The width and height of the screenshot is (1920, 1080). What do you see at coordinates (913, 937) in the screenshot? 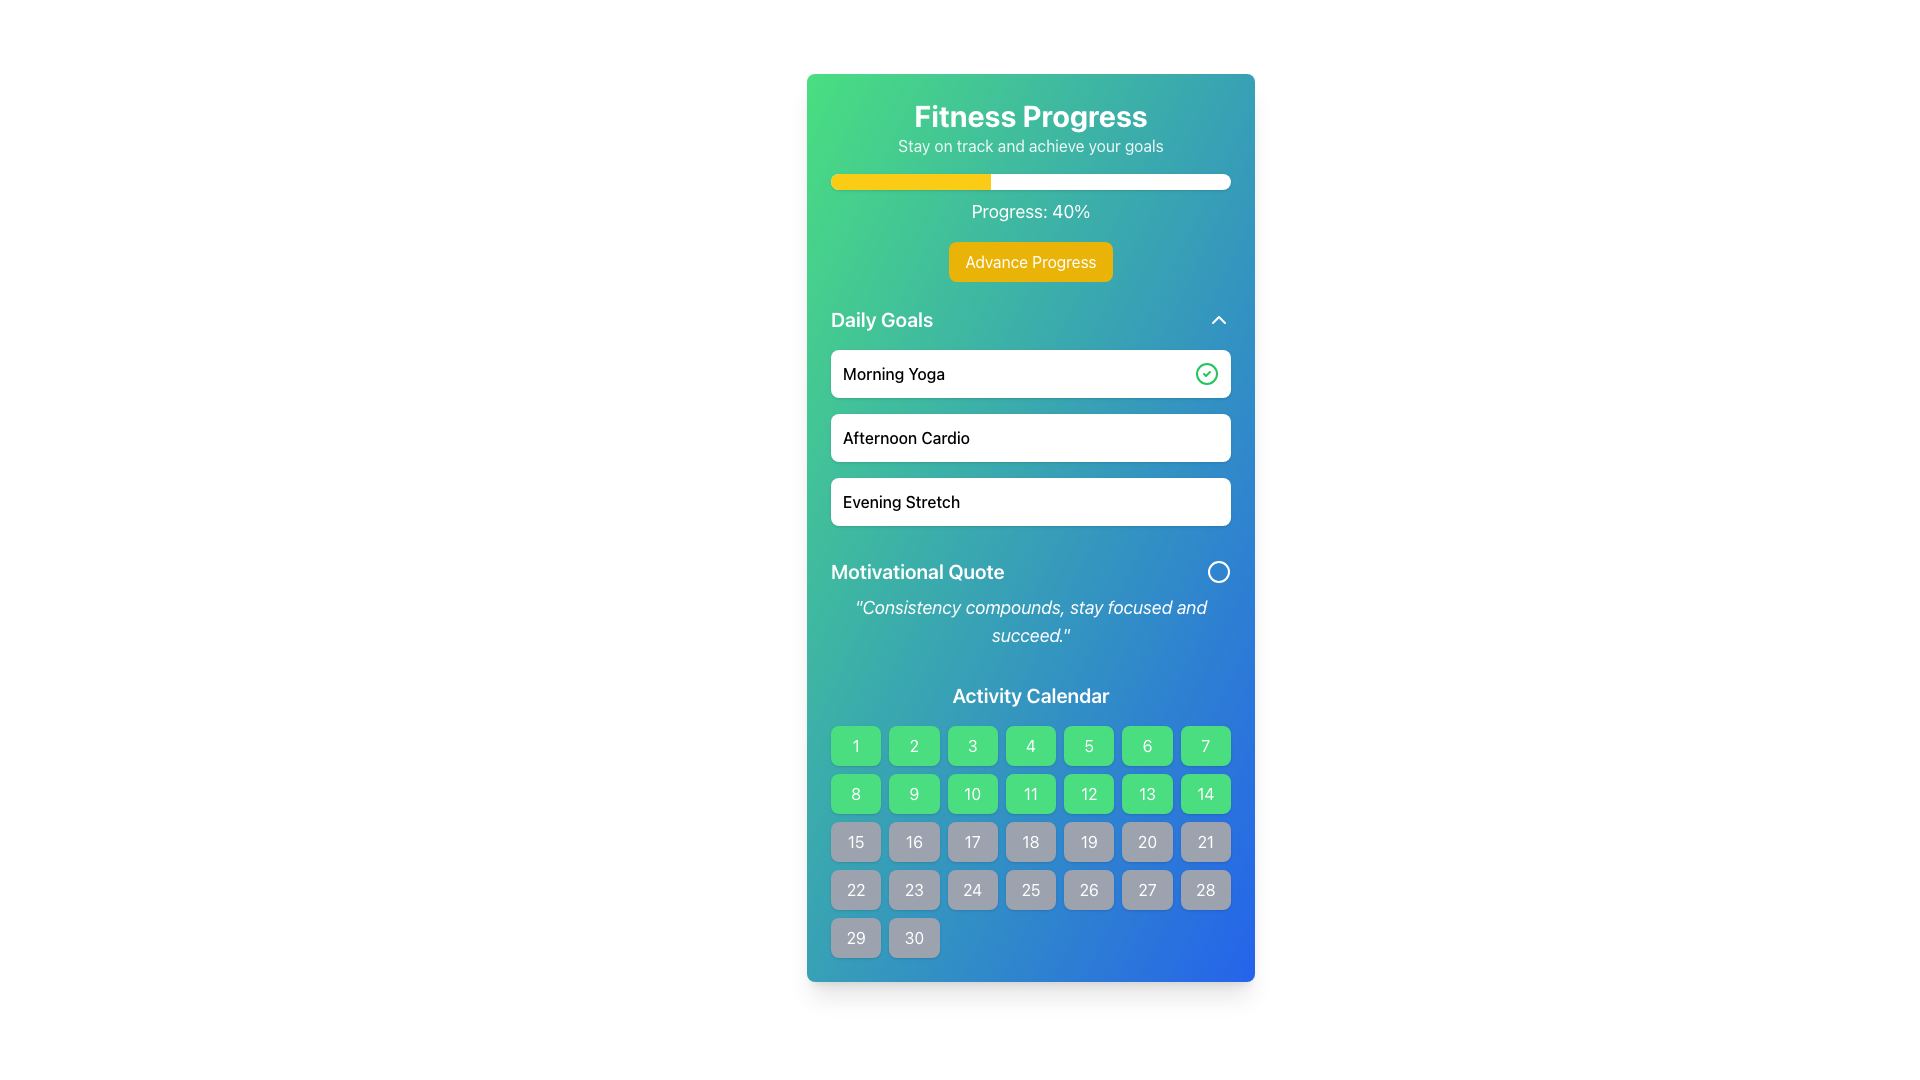
I see `the button displaying the number '30' in the 'Activity Calendar' section` at bounding box center [913, 937].